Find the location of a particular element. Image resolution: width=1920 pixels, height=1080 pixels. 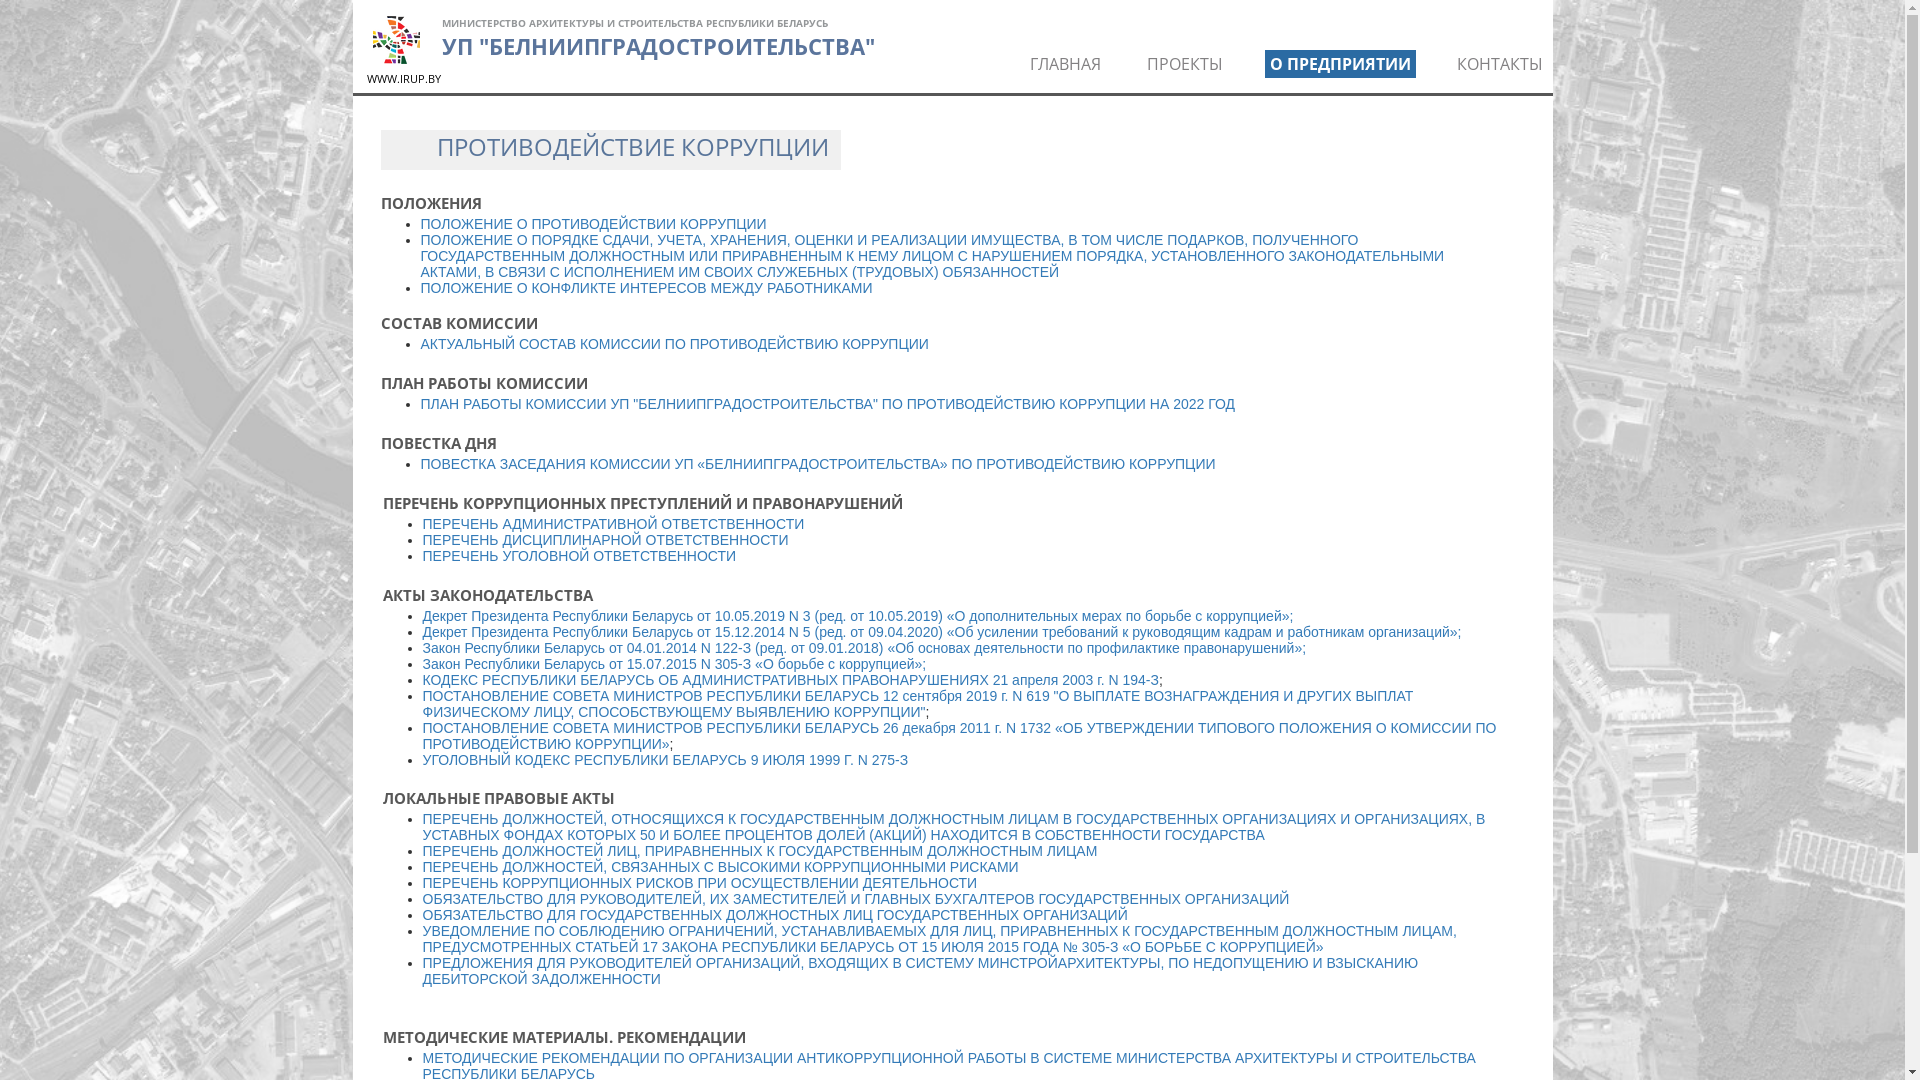

'WWW.IRUP.BY' is located at coordinates (402, 77).